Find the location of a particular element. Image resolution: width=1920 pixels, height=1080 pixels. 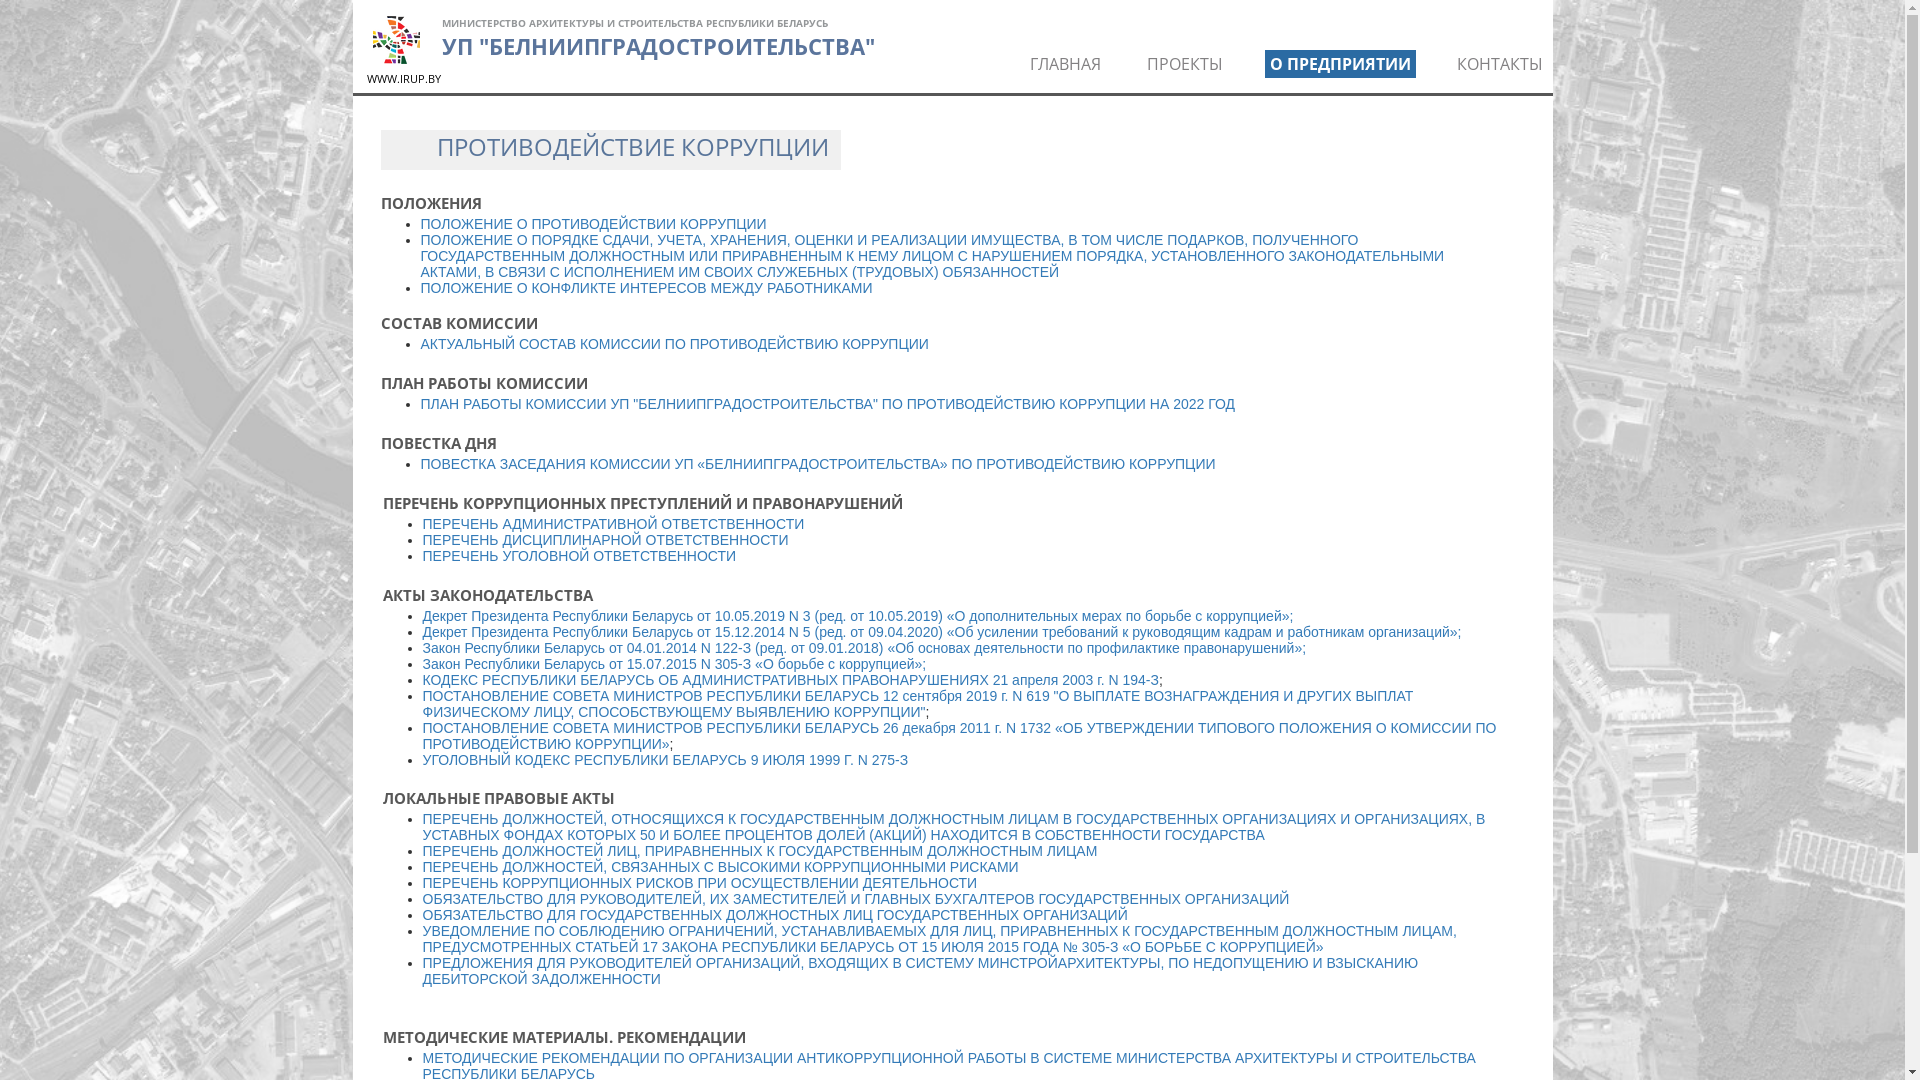

'WWW.IRUP.BY' is located at coordinates (402, 77).